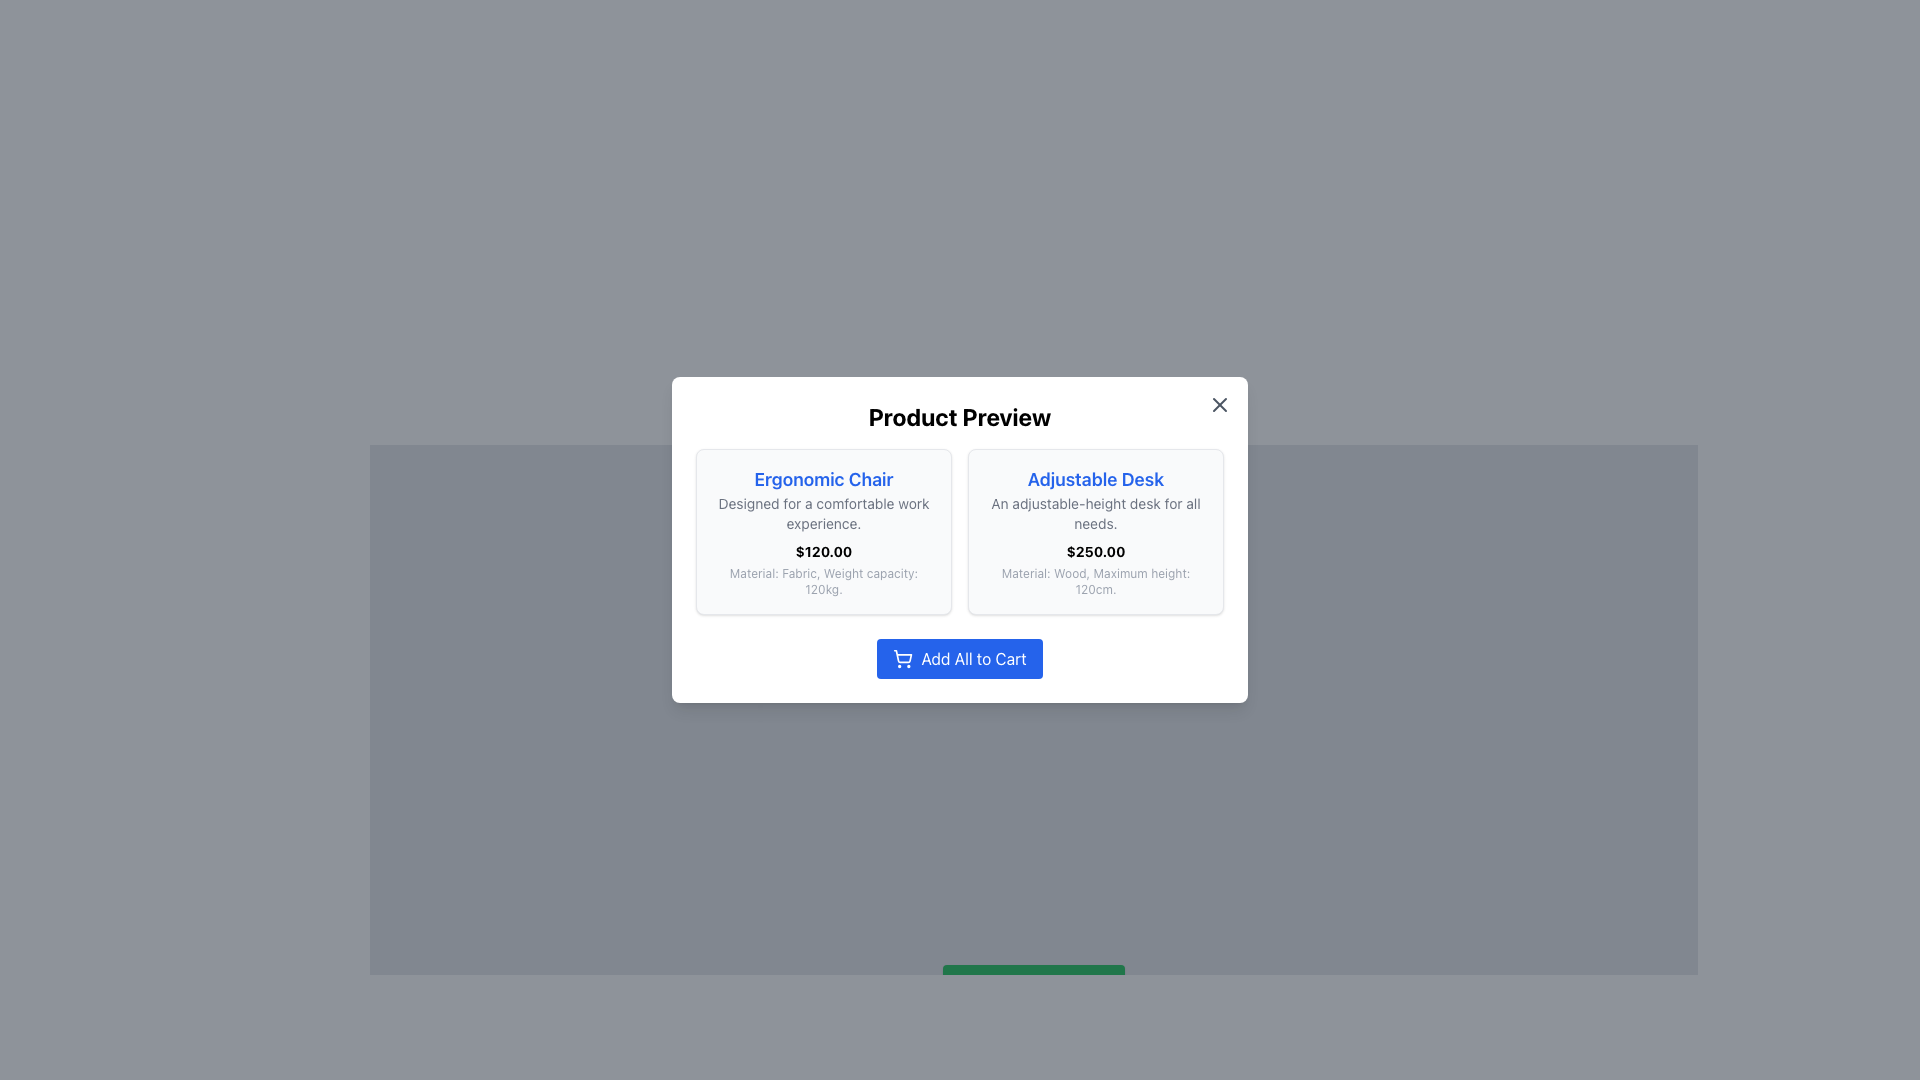 The height and width of the screenshot is (1080, 1920). I want to click on the 'Ergonomic Chair' text label, which is displayed in bold blue font at the top of the left product card, so click(824, 479).